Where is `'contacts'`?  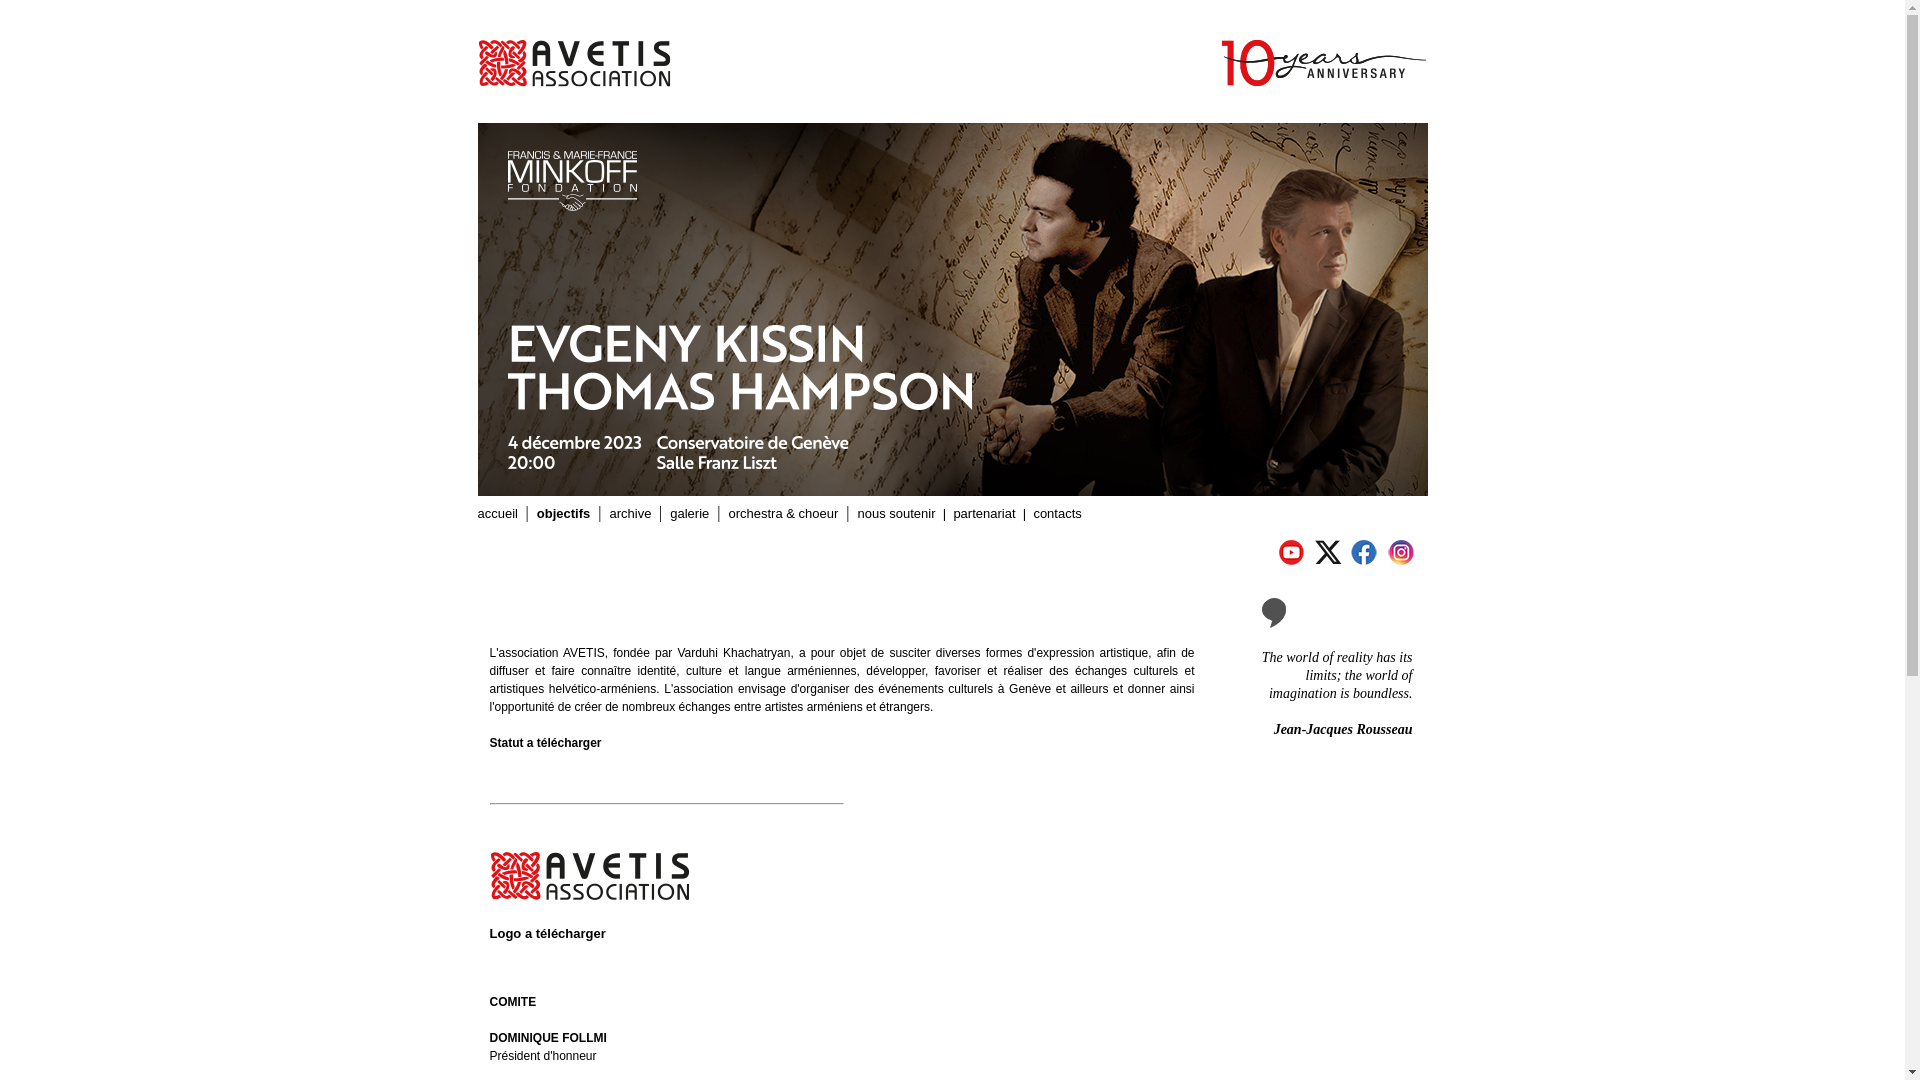 'contacts' is located at coordinates (1055, 512).